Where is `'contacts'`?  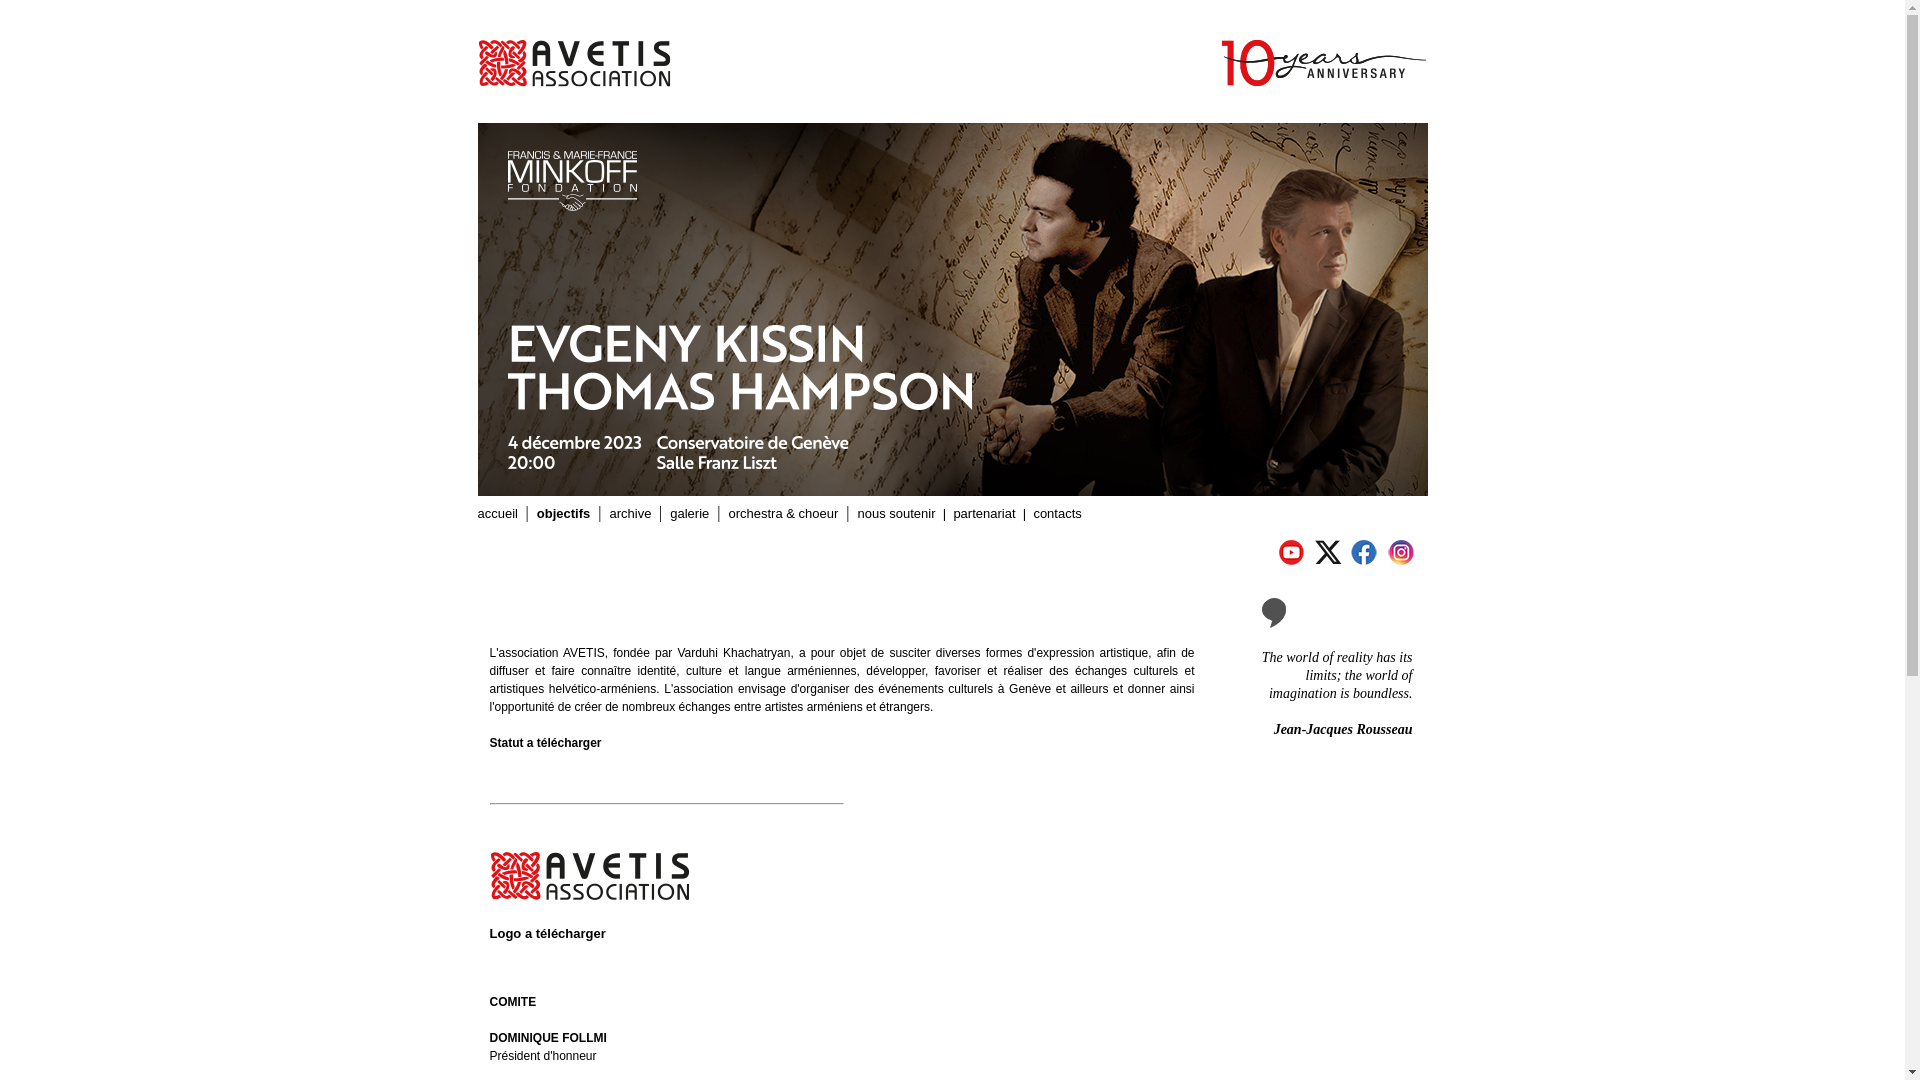 'contacts' is located at coordinates (1055, 512).